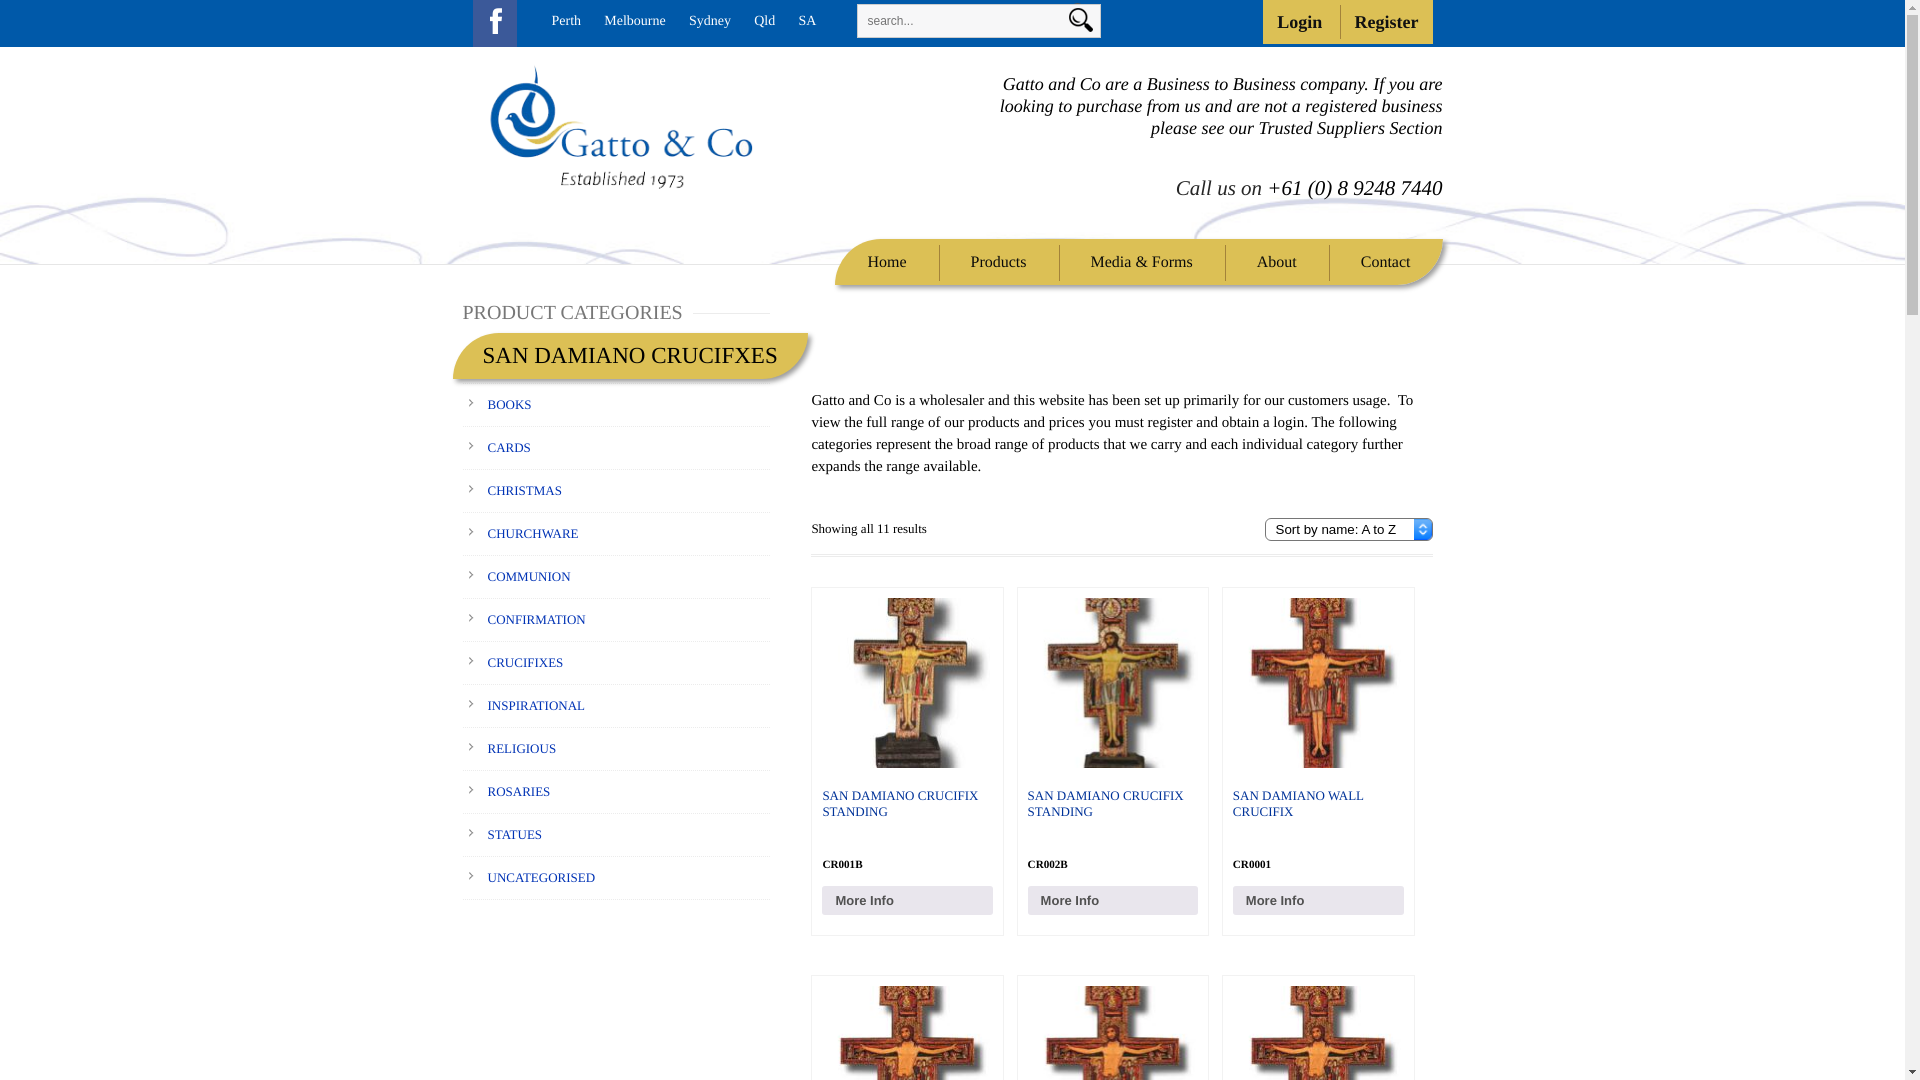 The image size is (1920, 1080). What do you see at coordinates (1349, 127) in the screenshot?
I see `'Trusted Suppliers Section'` at bounding box center [1349, 127].